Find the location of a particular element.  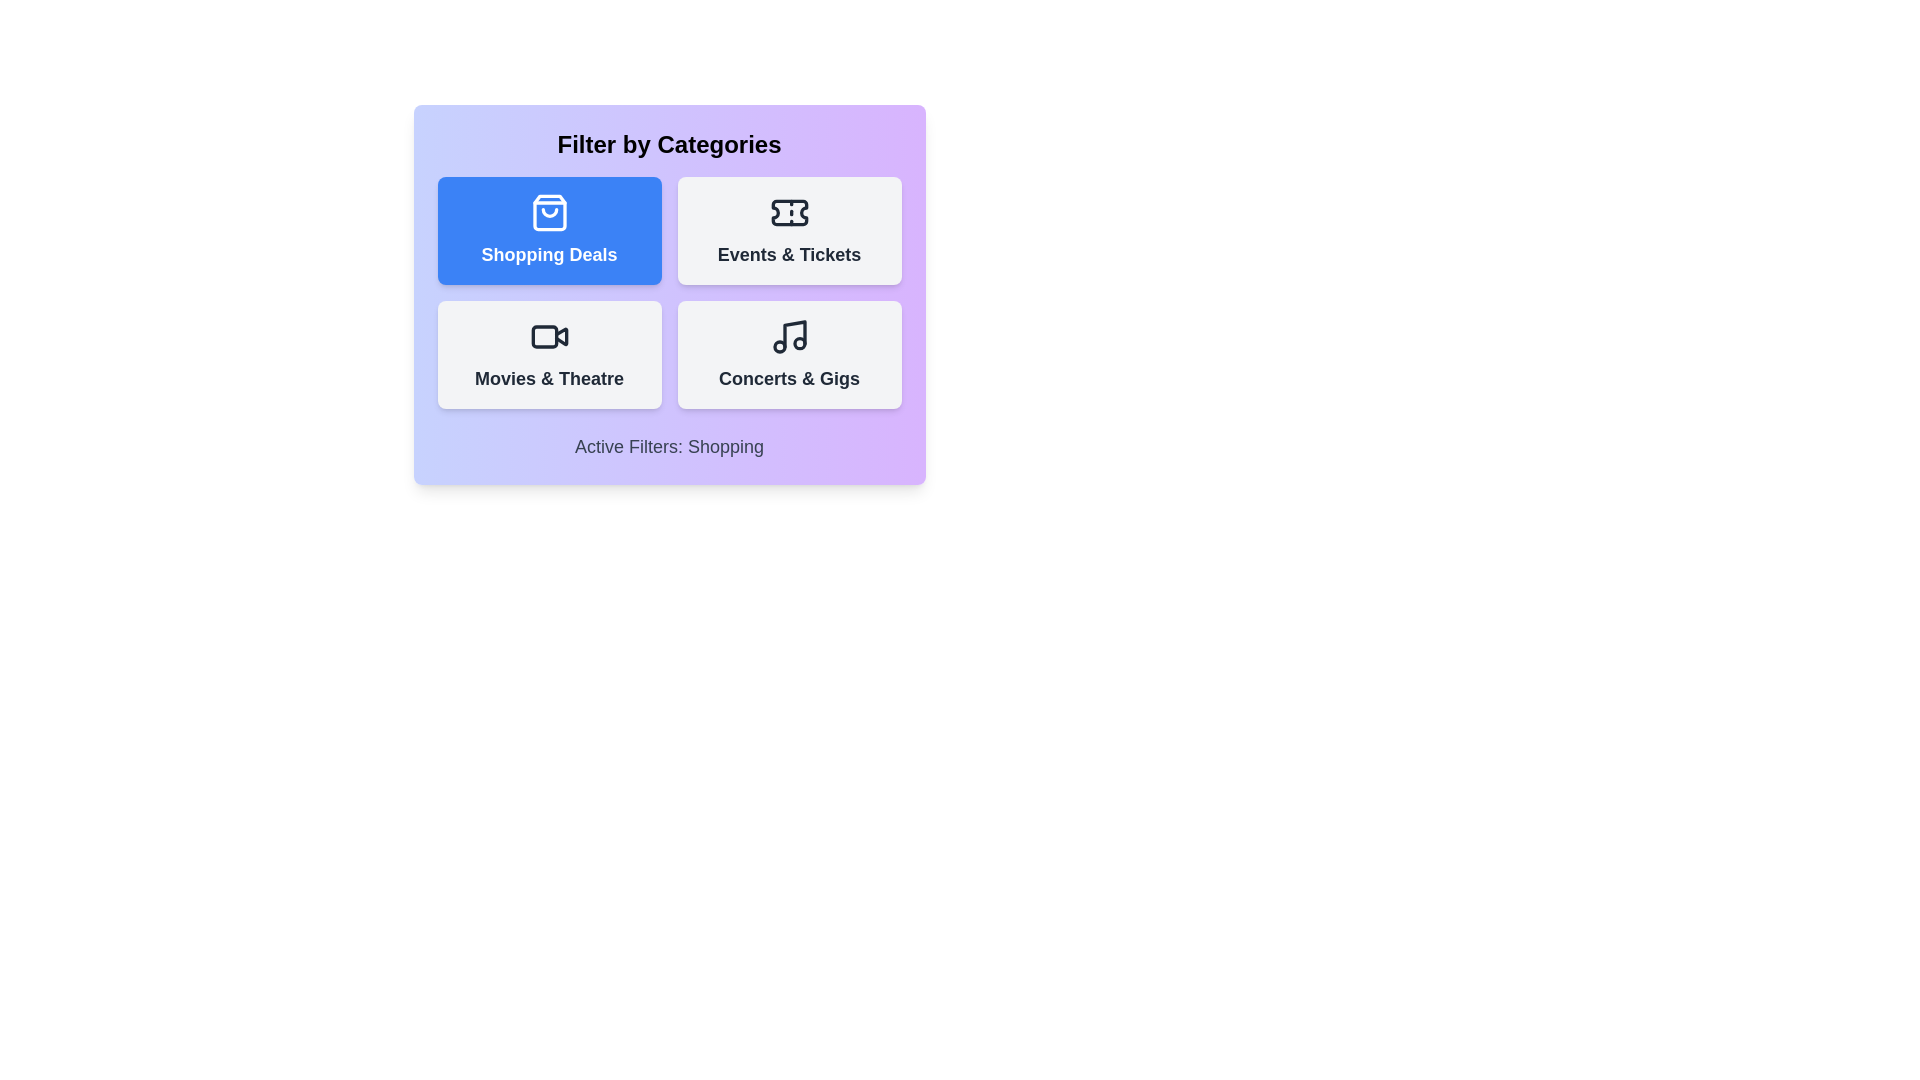

the category button for Shopping Deals is located at coordinates (549, 230).